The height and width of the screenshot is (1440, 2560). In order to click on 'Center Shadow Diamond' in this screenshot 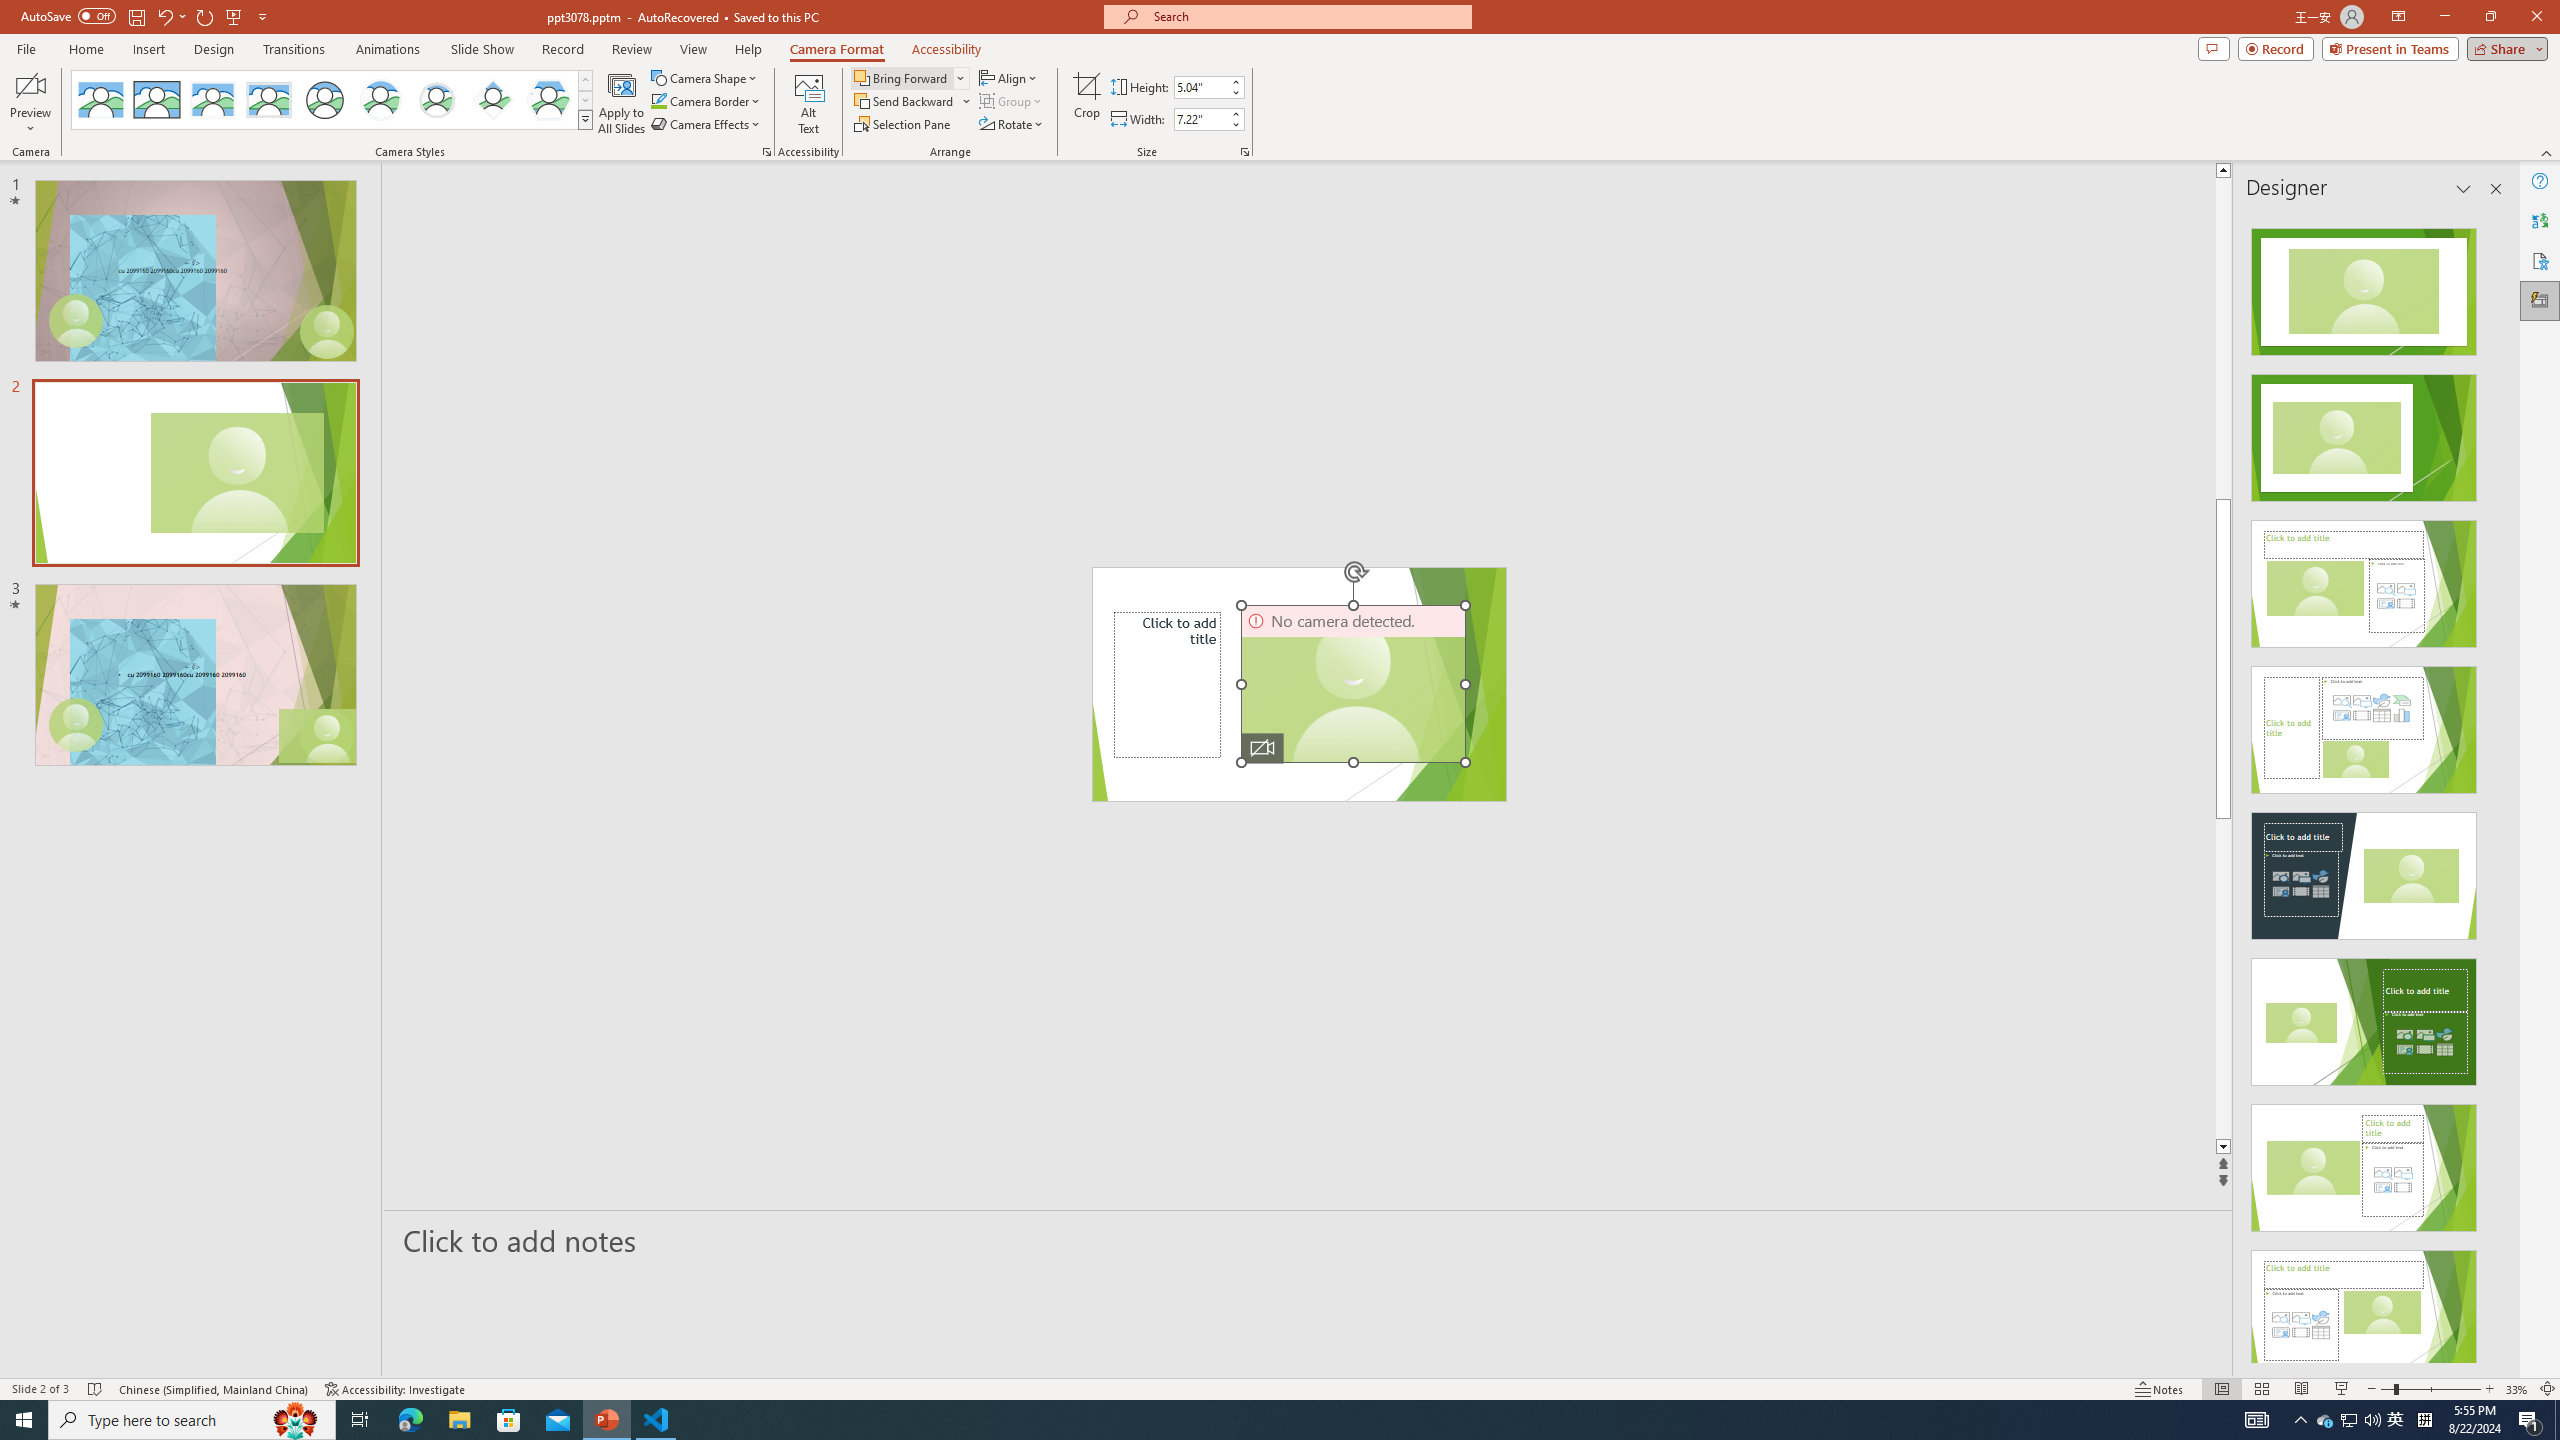, I will do `click(493, 99)`.